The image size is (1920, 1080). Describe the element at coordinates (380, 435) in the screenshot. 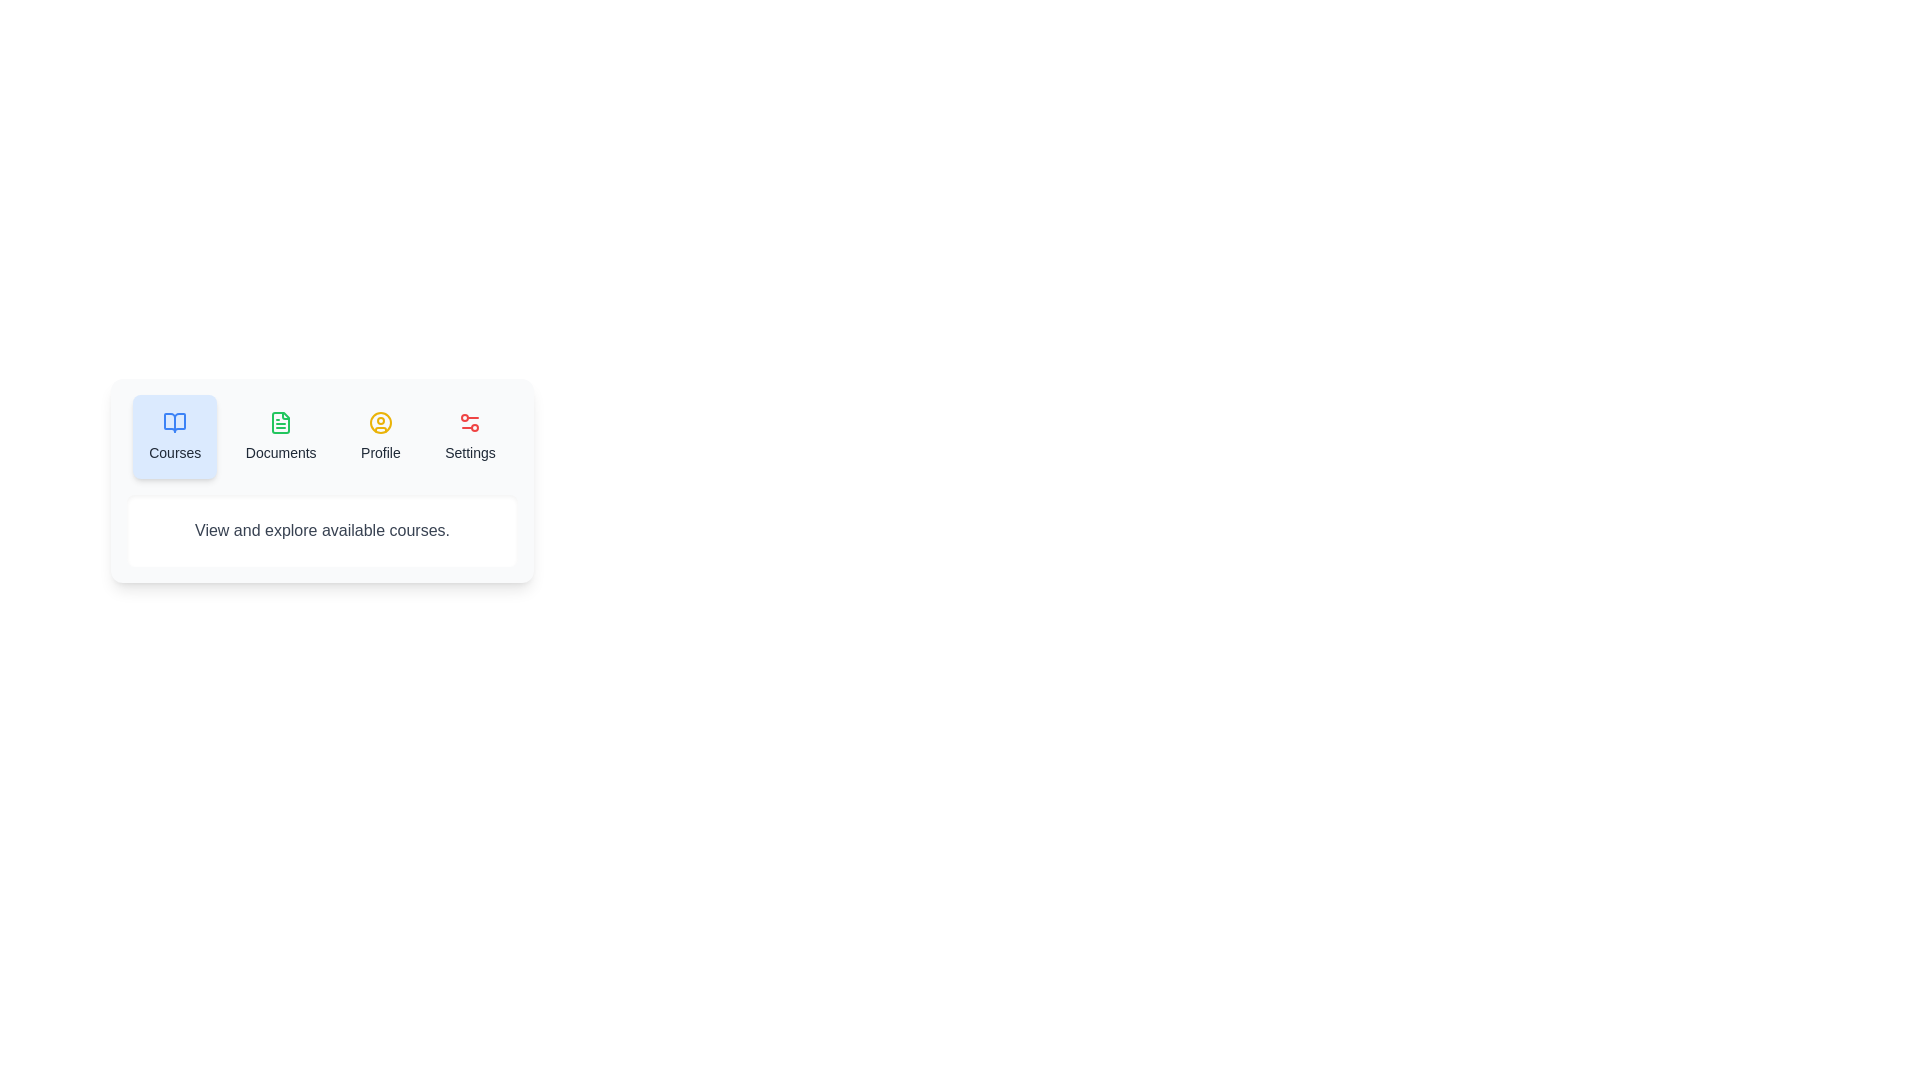

I see `the tab labeled Profile to observe its hover effect` at that location.